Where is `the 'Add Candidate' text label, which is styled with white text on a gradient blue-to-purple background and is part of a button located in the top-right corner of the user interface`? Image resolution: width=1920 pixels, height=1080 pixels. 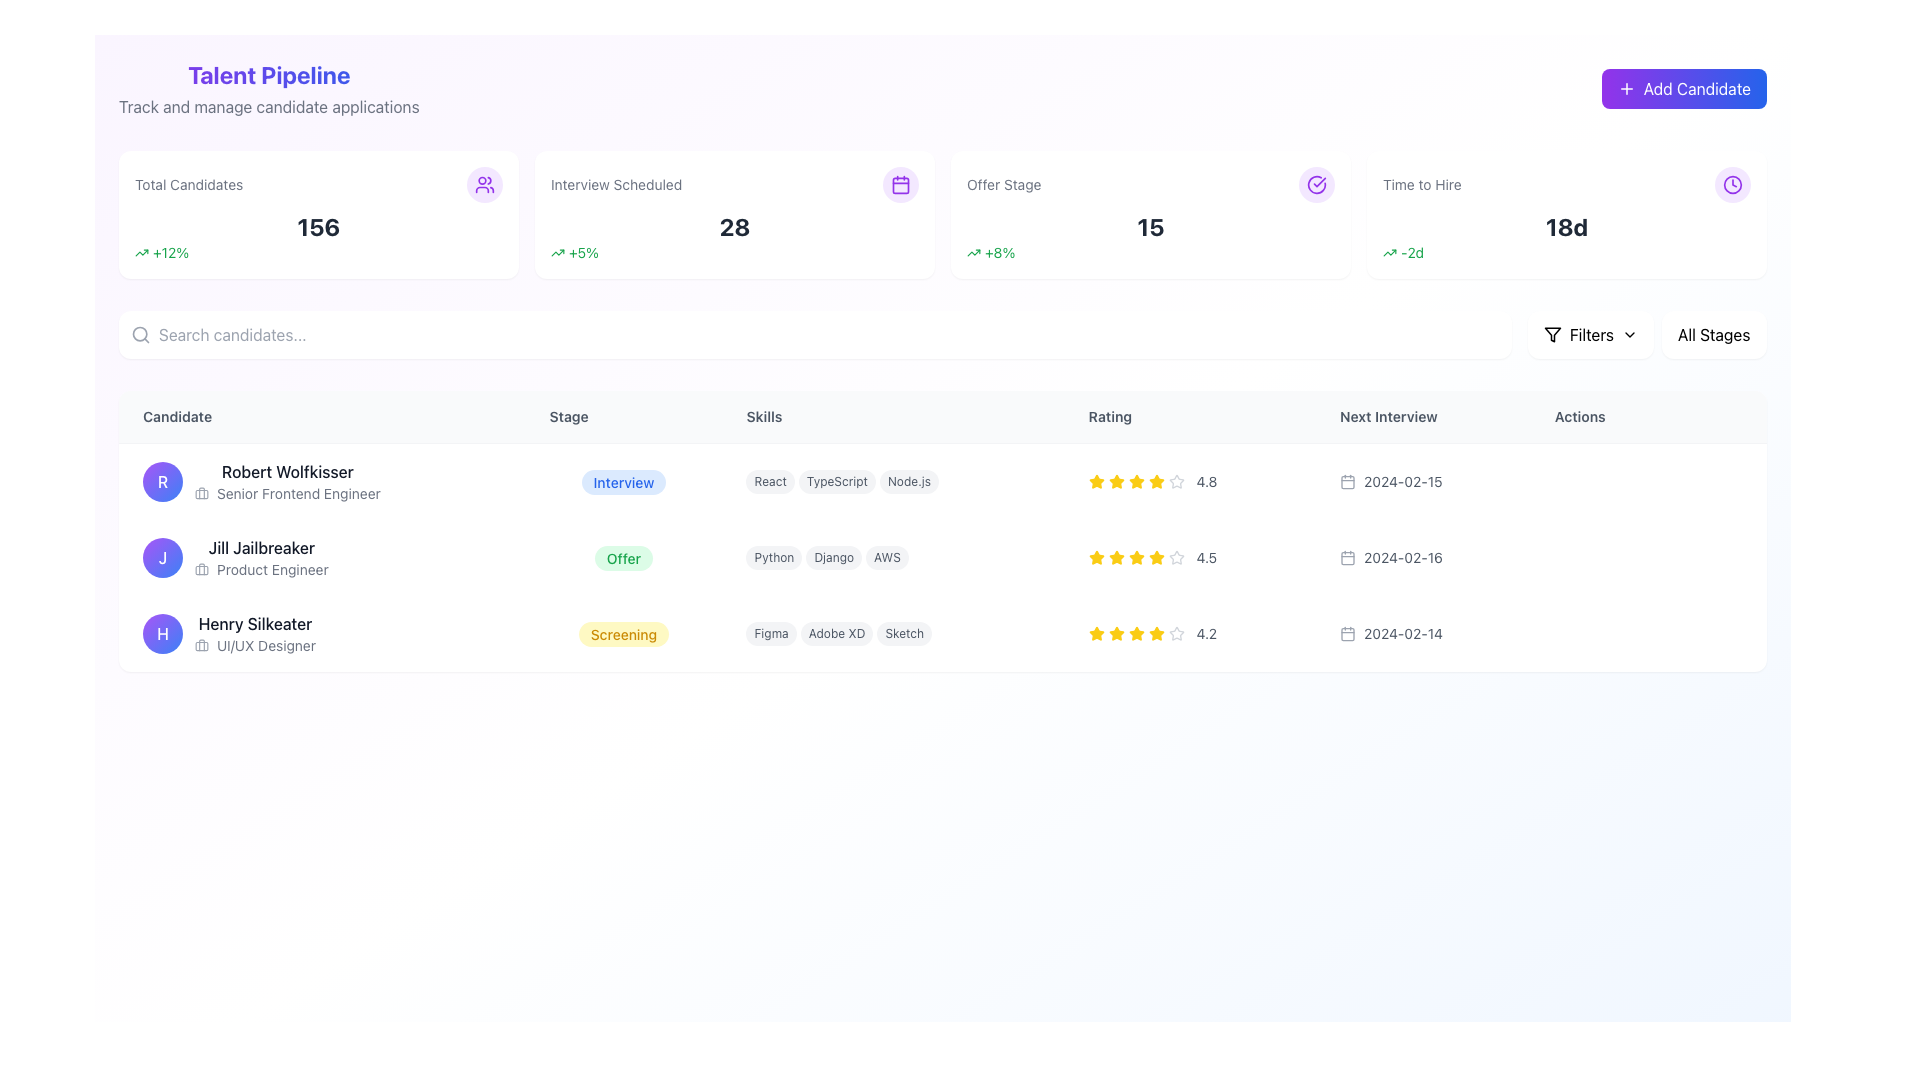
the 'Add Candidate' text label, which is styled with white text on a gradient blue-to-purple background and is part of a button located in the top-right corner of the user interface is located at coordinates (1696, 87).